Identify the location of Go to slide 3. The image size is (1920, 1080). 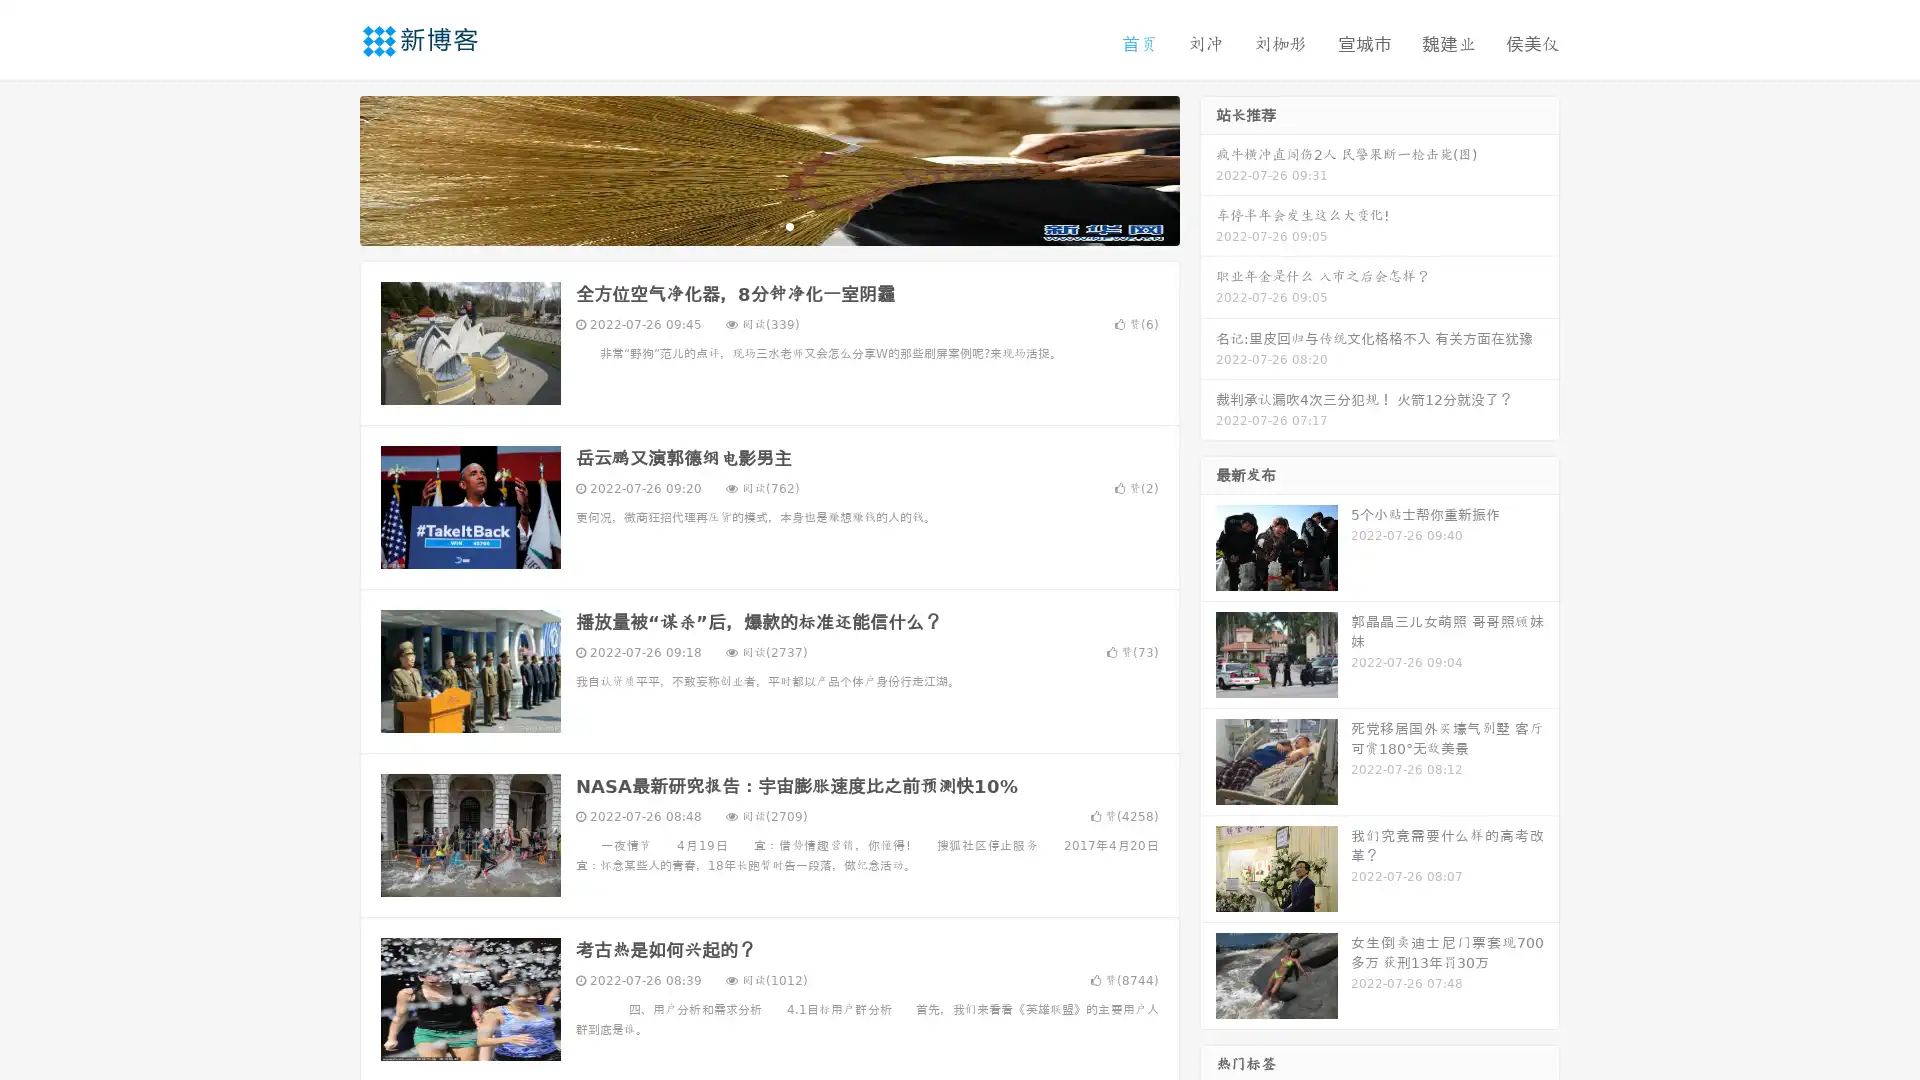
(789, 225).